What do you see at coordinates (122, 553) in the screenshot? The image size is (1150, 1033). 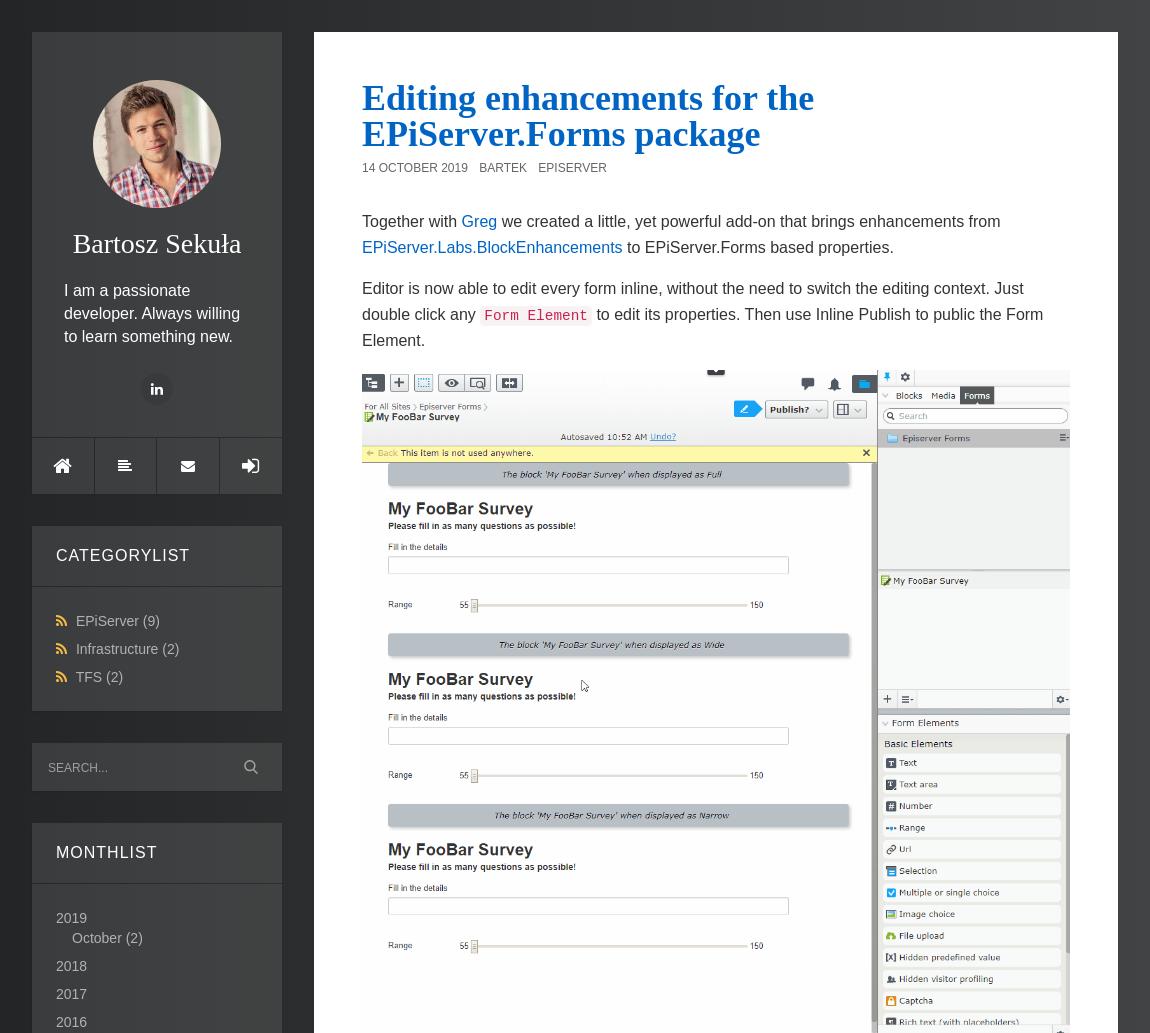 I see `'CategoryList'` at bounding box center [122, 553].